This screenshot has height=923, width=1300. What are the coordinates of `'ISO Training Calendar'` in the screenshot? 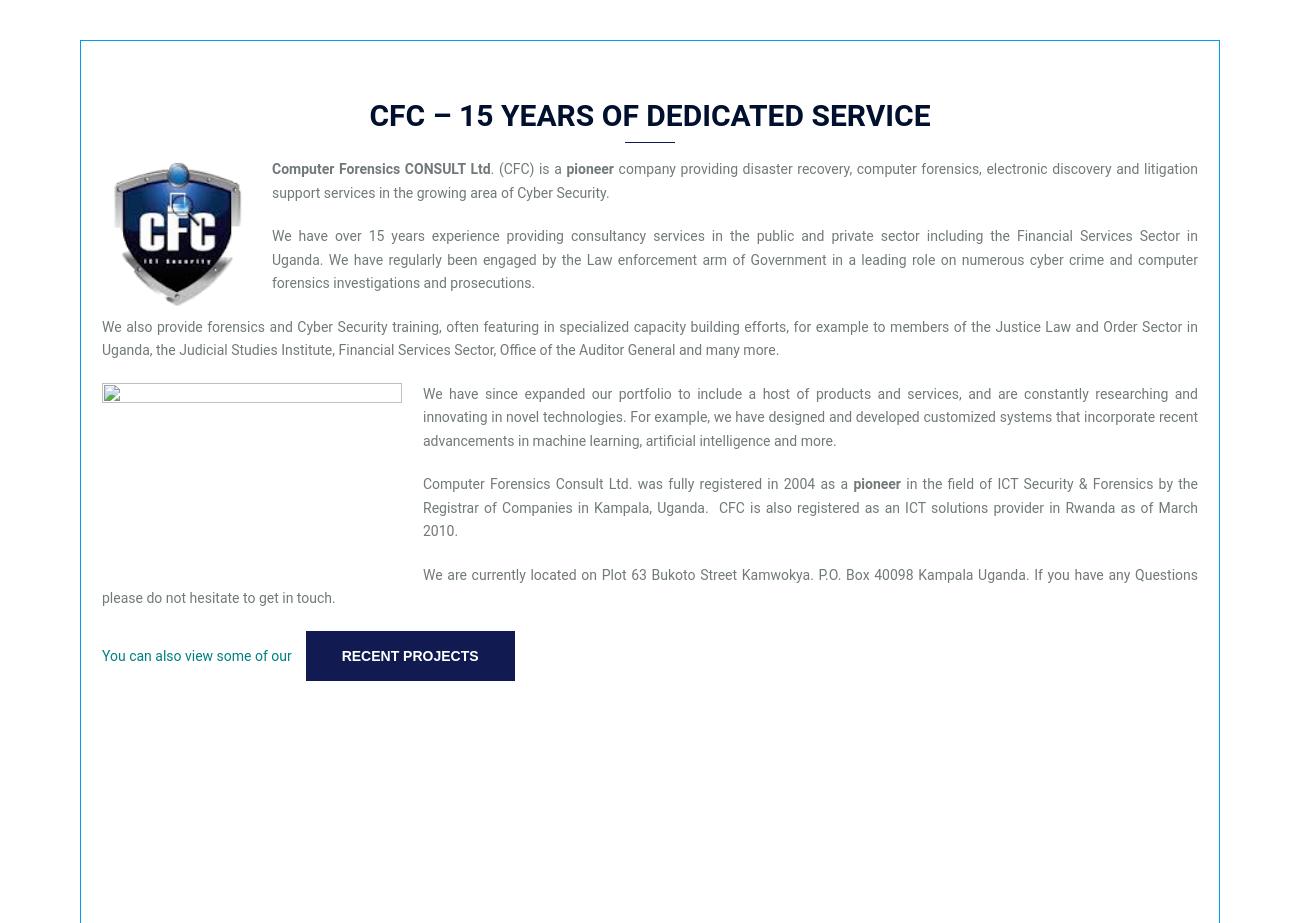 It's located at (39, 618).